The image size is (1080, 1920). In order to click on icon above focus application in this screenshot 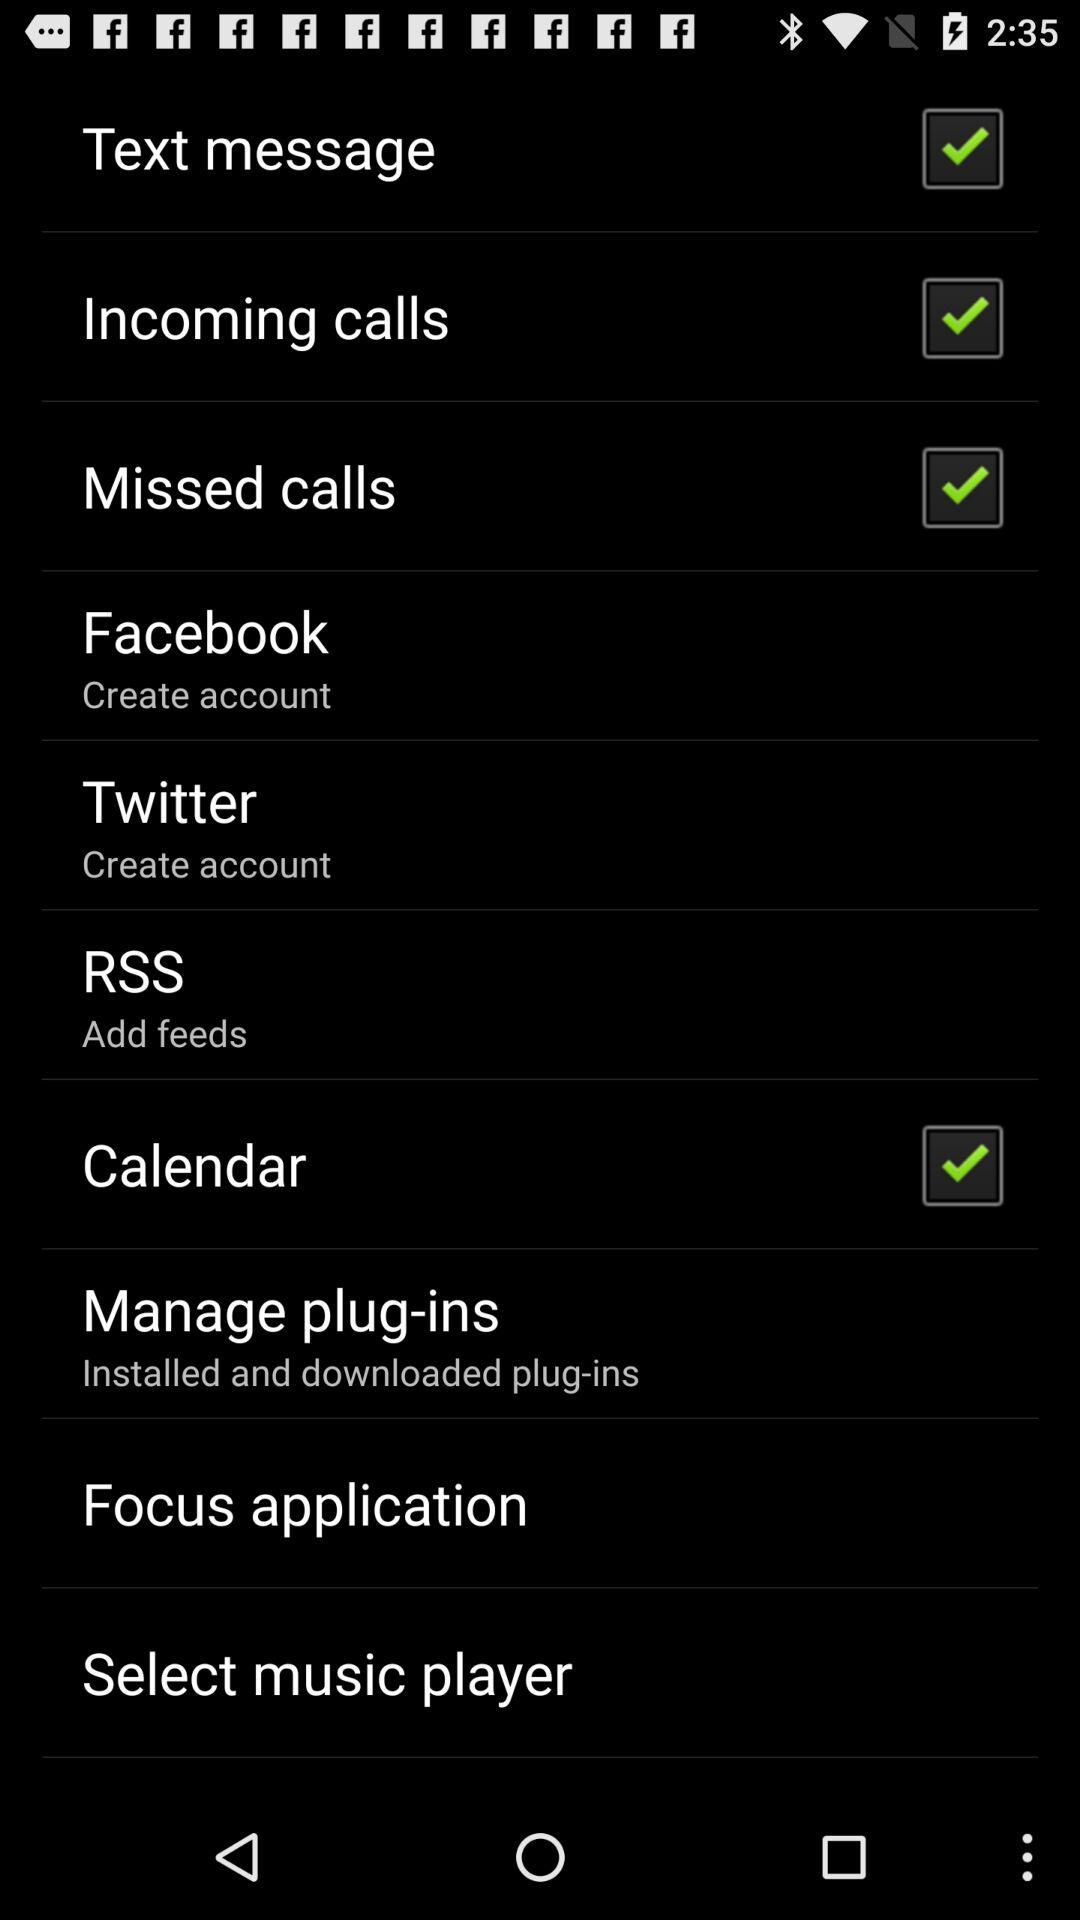, I will do `click(360, 1370)`.